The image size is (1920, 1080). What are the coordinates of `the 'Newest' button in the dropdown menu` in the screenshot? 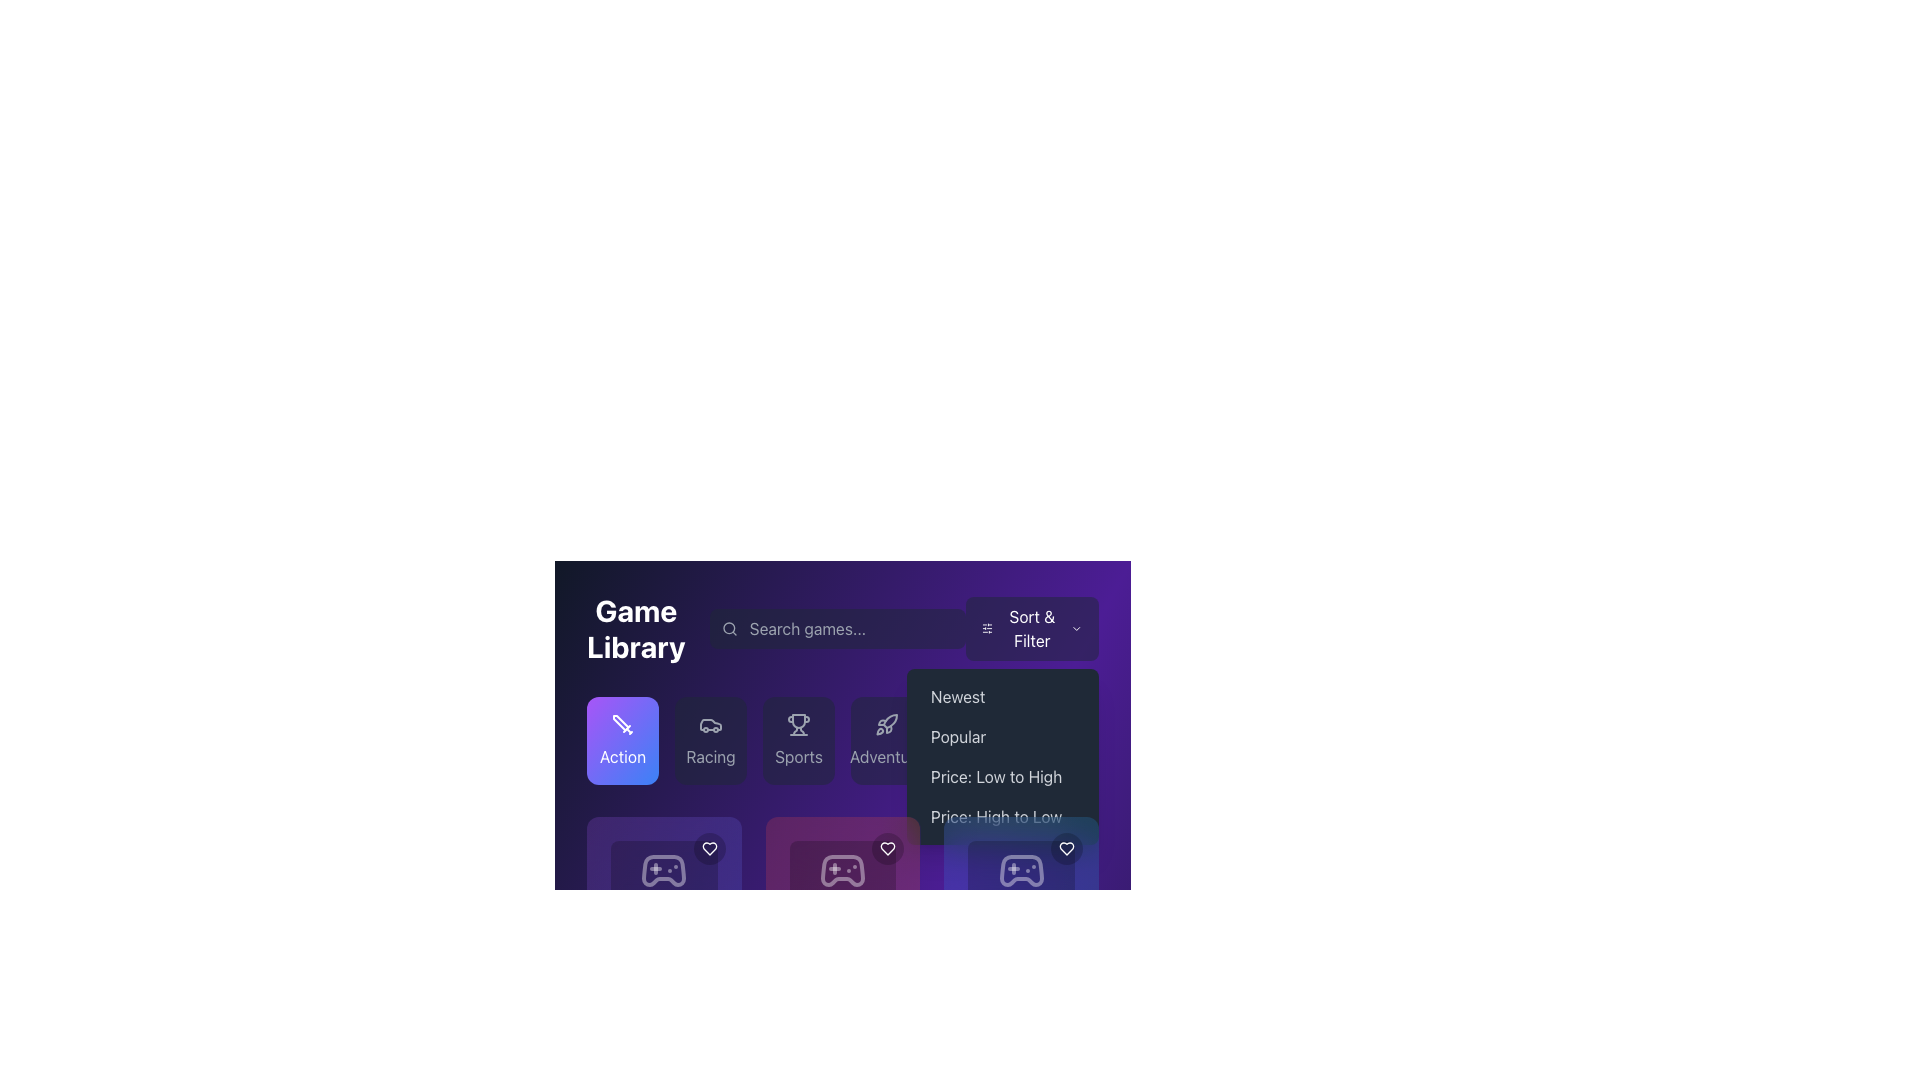 It's located at (1003, 696).